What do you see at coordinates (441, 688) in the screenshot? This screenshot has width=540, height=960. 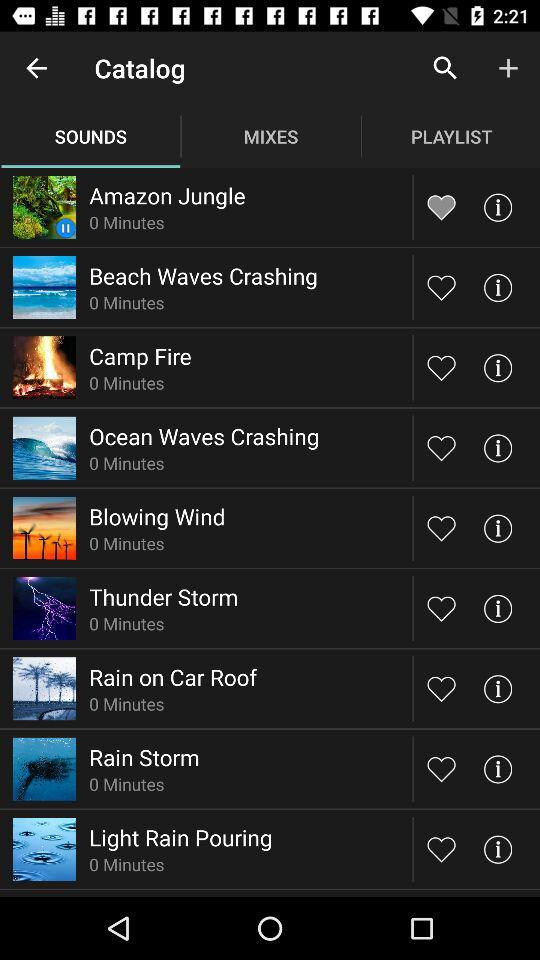 I see `this item` at bounding box center [441, 688].